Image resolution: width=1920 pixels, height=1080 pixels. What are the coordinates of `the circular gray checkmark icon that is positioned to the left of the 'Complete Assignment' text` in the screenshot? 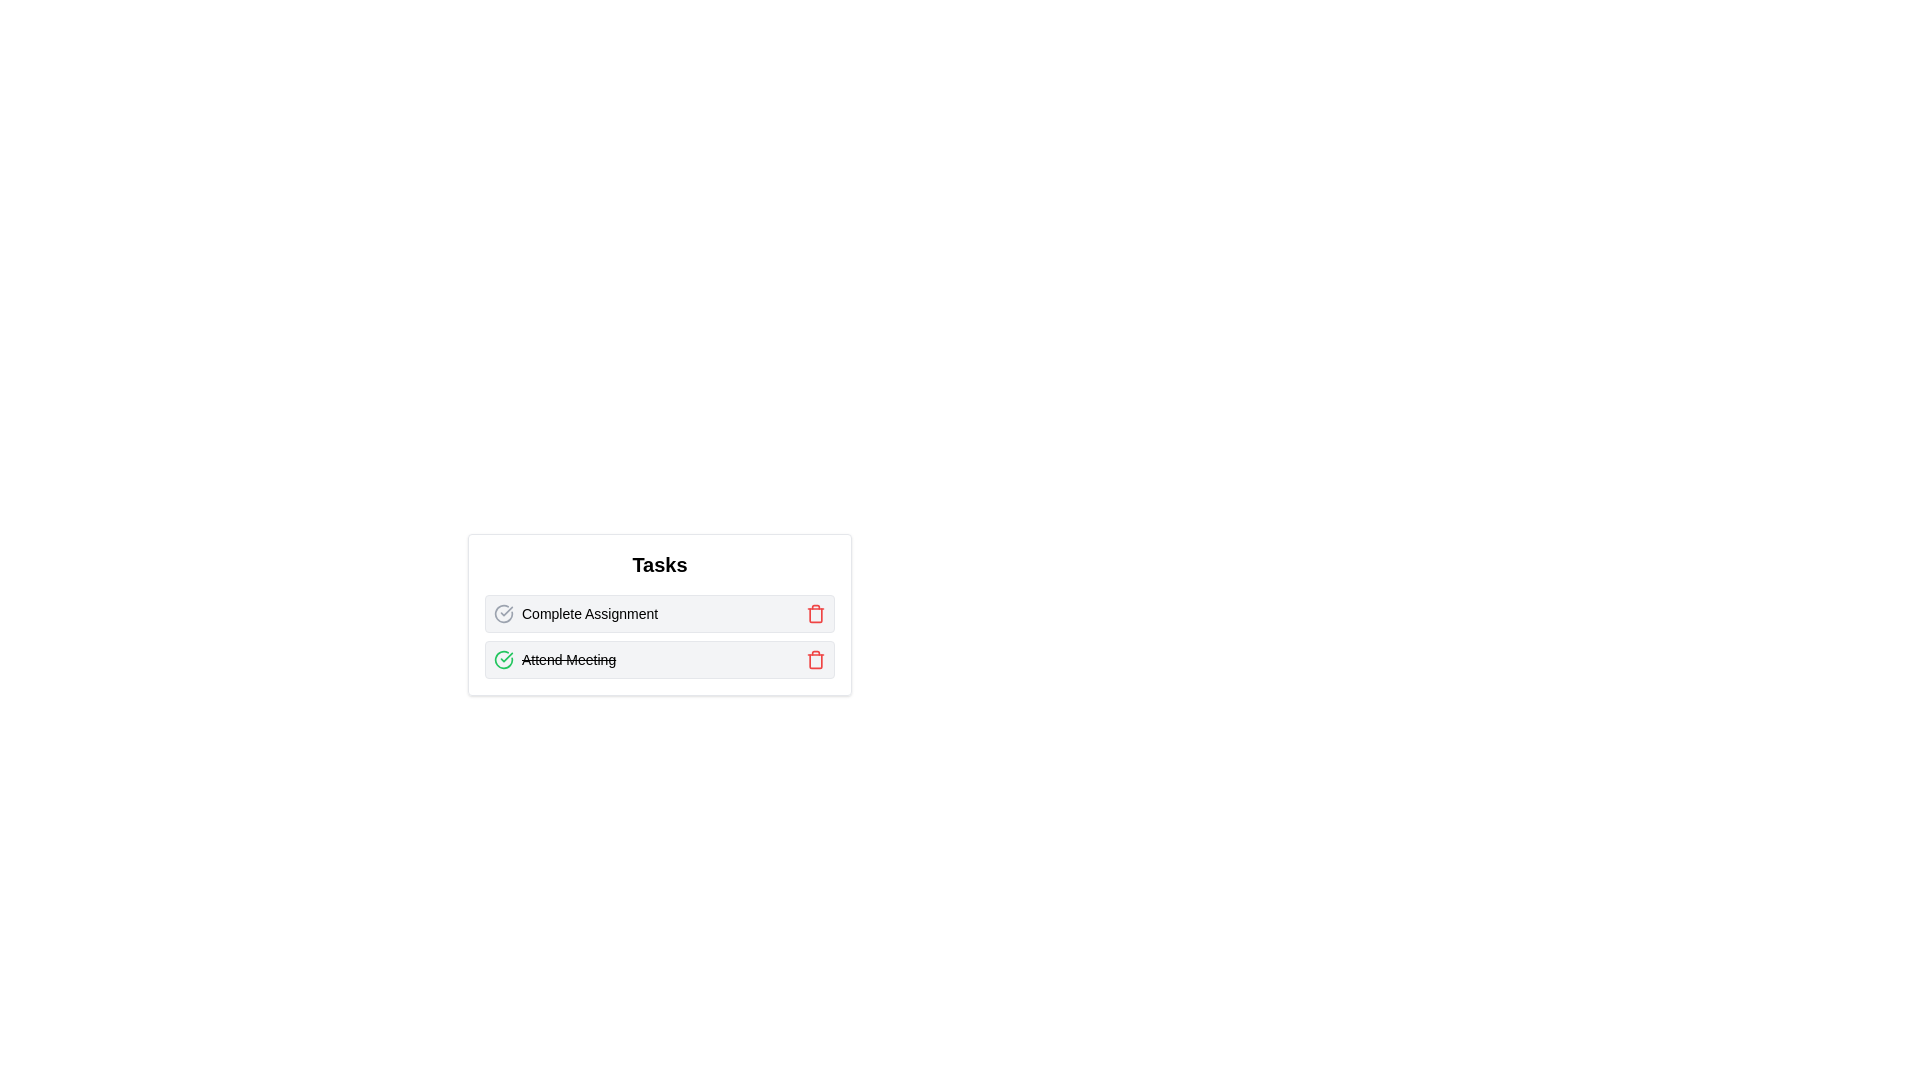 It's located at (504, 612).